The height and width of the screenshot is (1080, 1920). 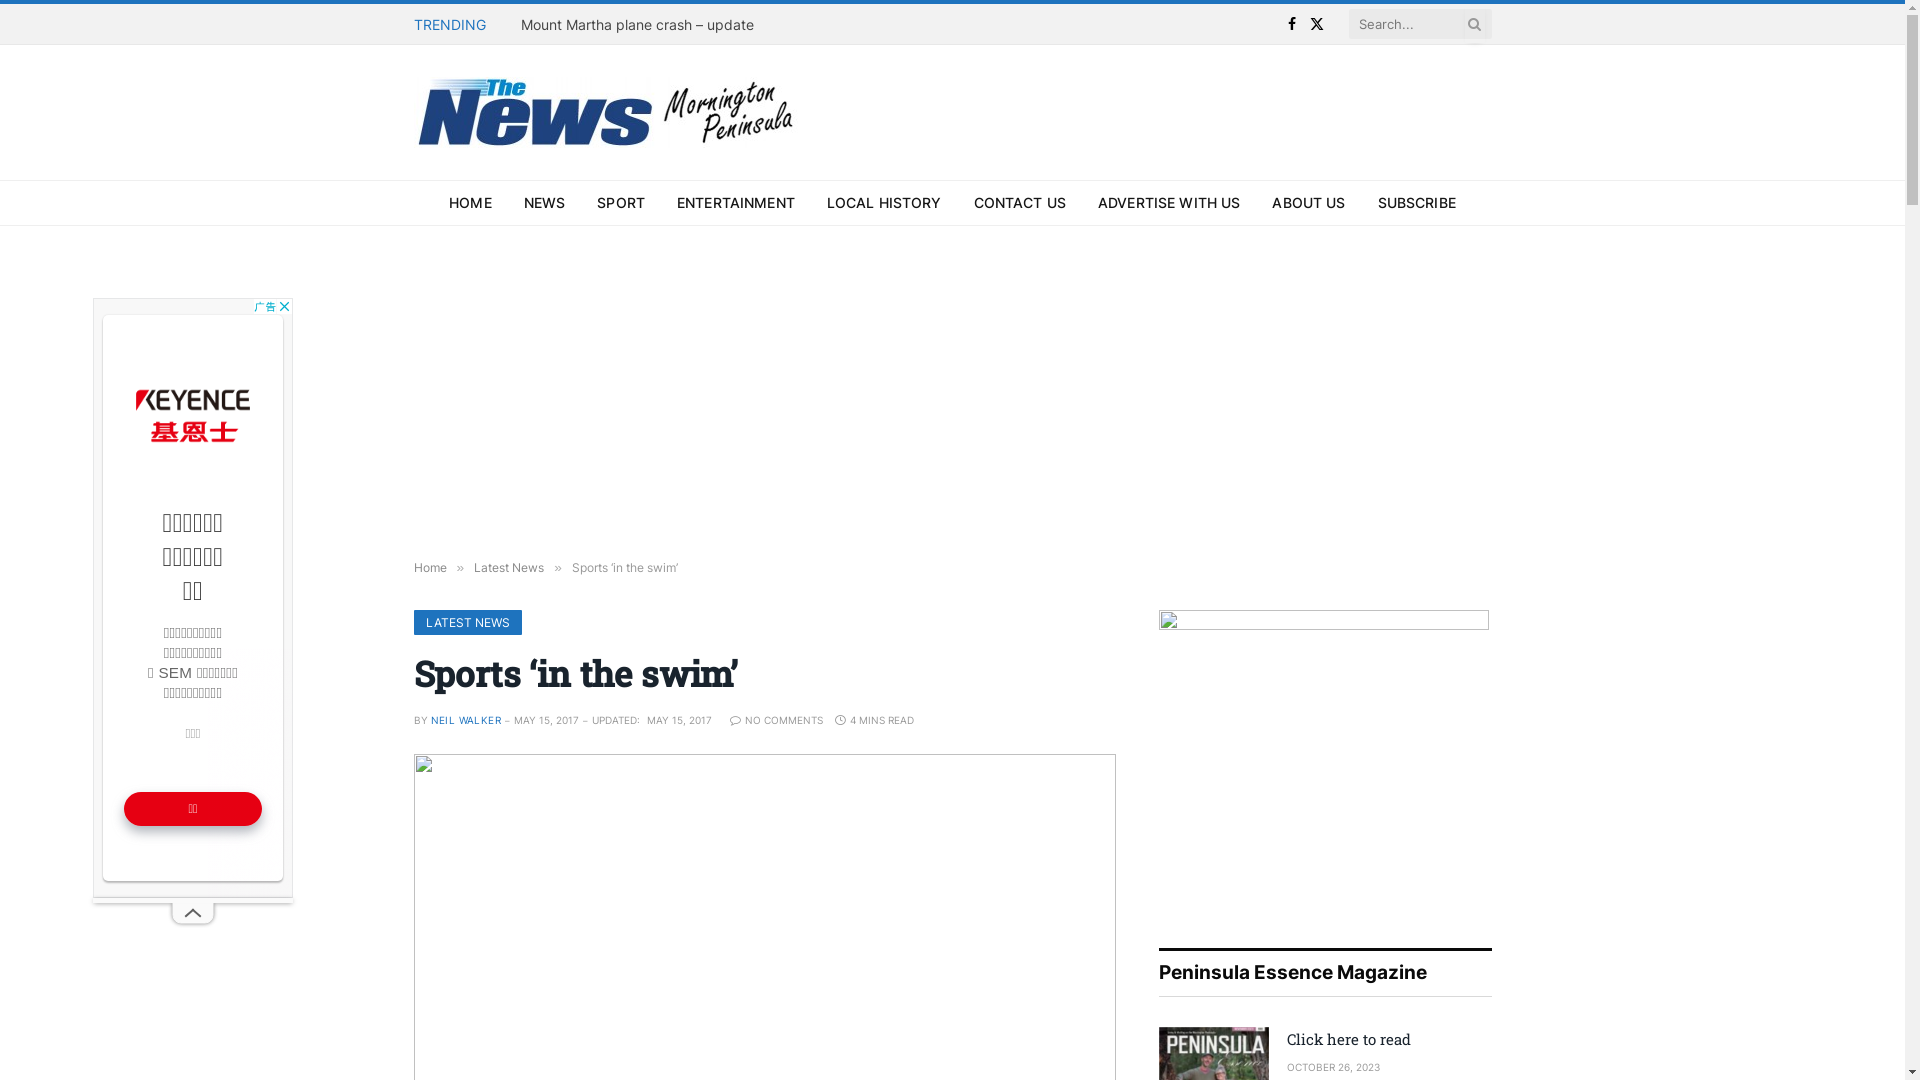 What do you see at coordinates (1255, 203) in the screenshot?
I see `'ABOUT US'` at bounding box center [1255, 203].